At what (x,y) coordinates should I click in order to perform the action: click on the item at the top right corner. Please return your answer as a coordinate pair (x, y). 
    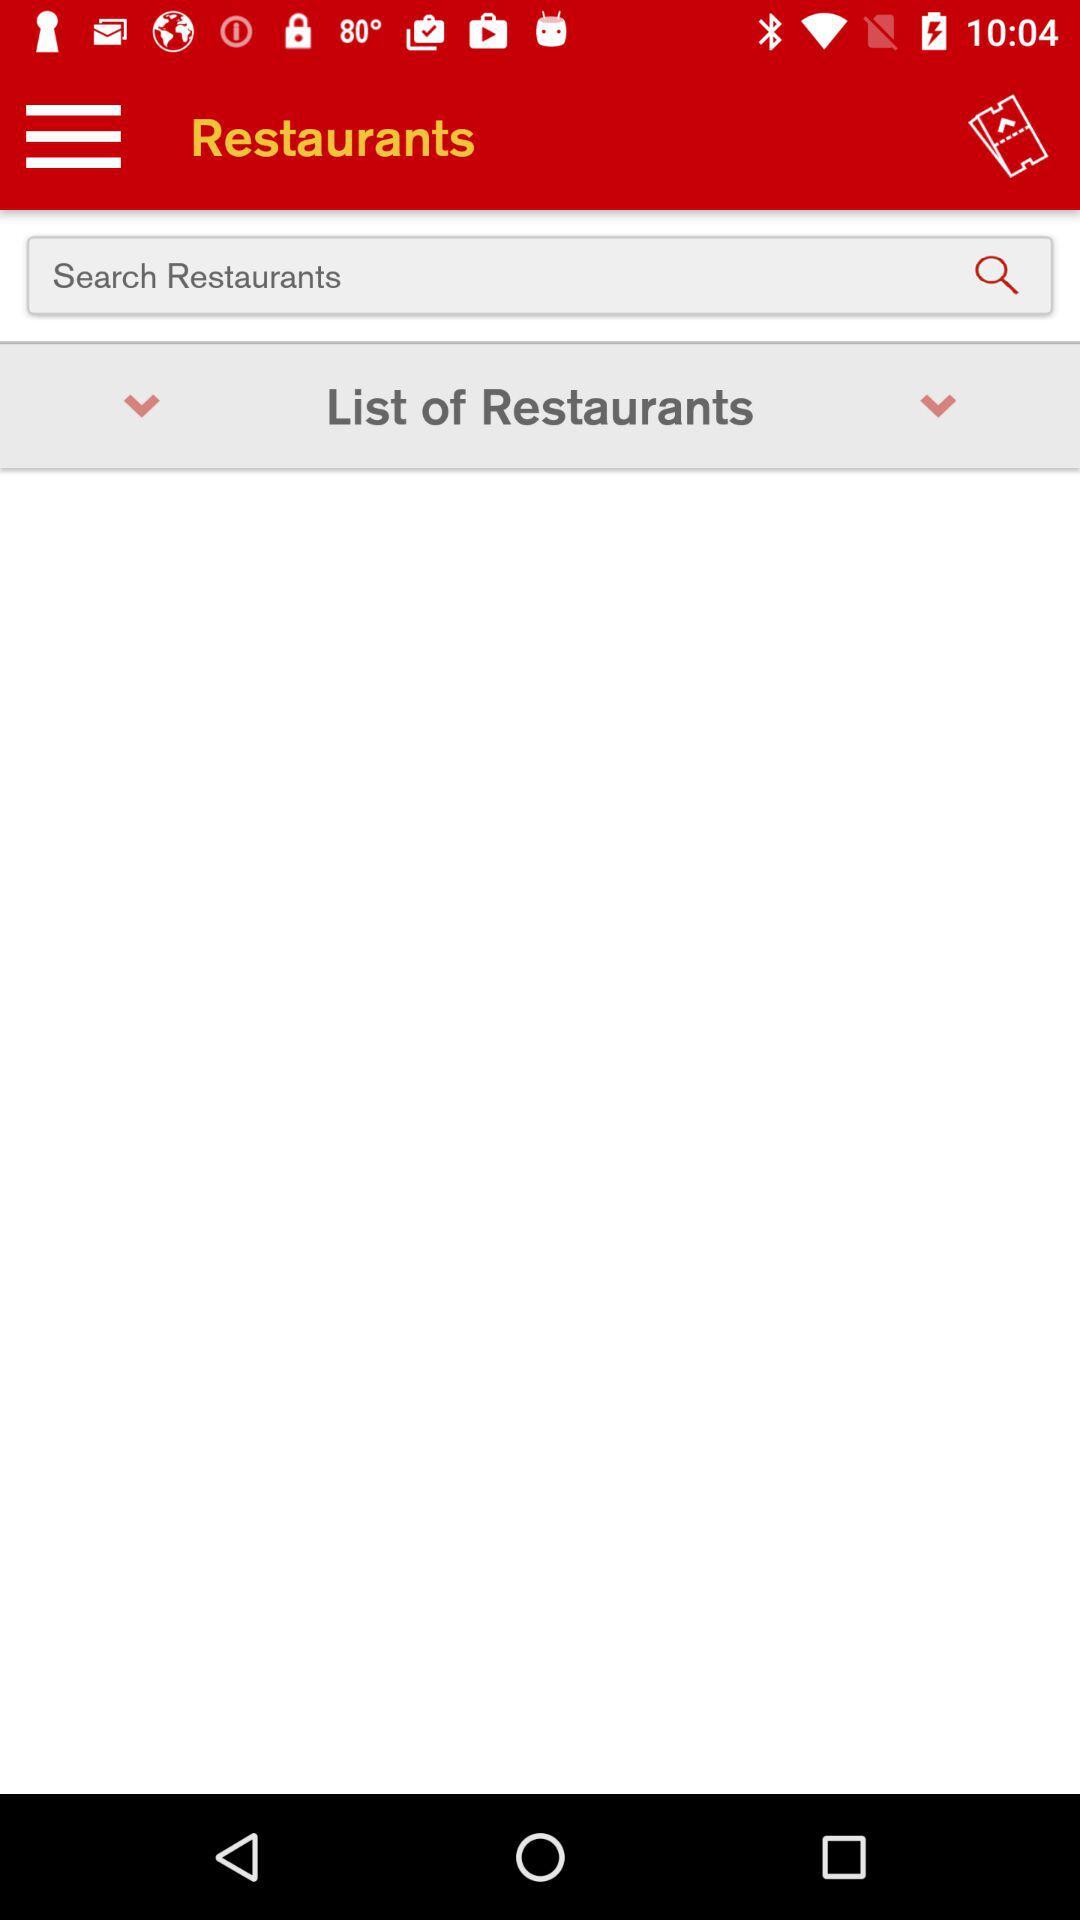
    Looking at the image, I should click on (1008, 135).